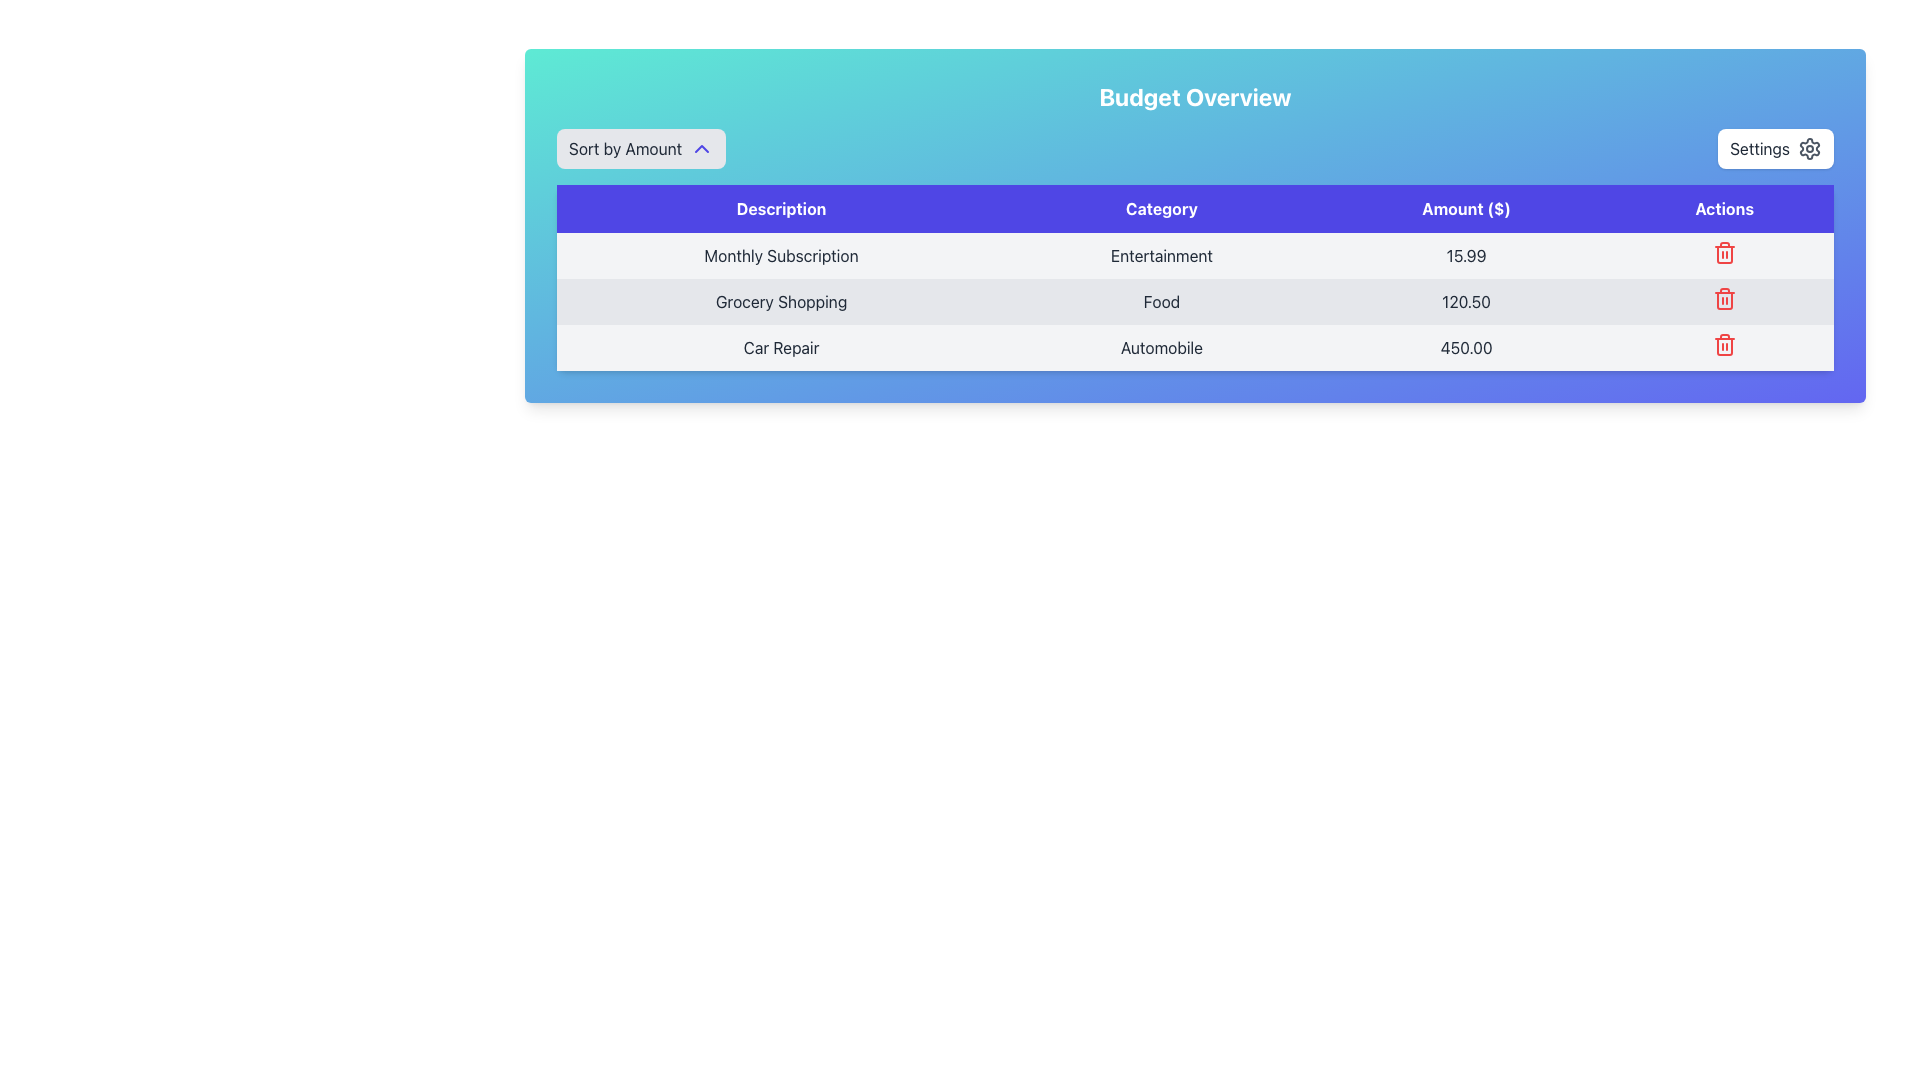 This screenshot has height=1080, width=1920. Describe the element at coordinates (1466, 254) in the screenshot. I see `the text label displaying the amount in dollars for the 'Monthly Subscription' entry, which is located in the third cell of the first row under the 'Amount ($)' column` at that location.